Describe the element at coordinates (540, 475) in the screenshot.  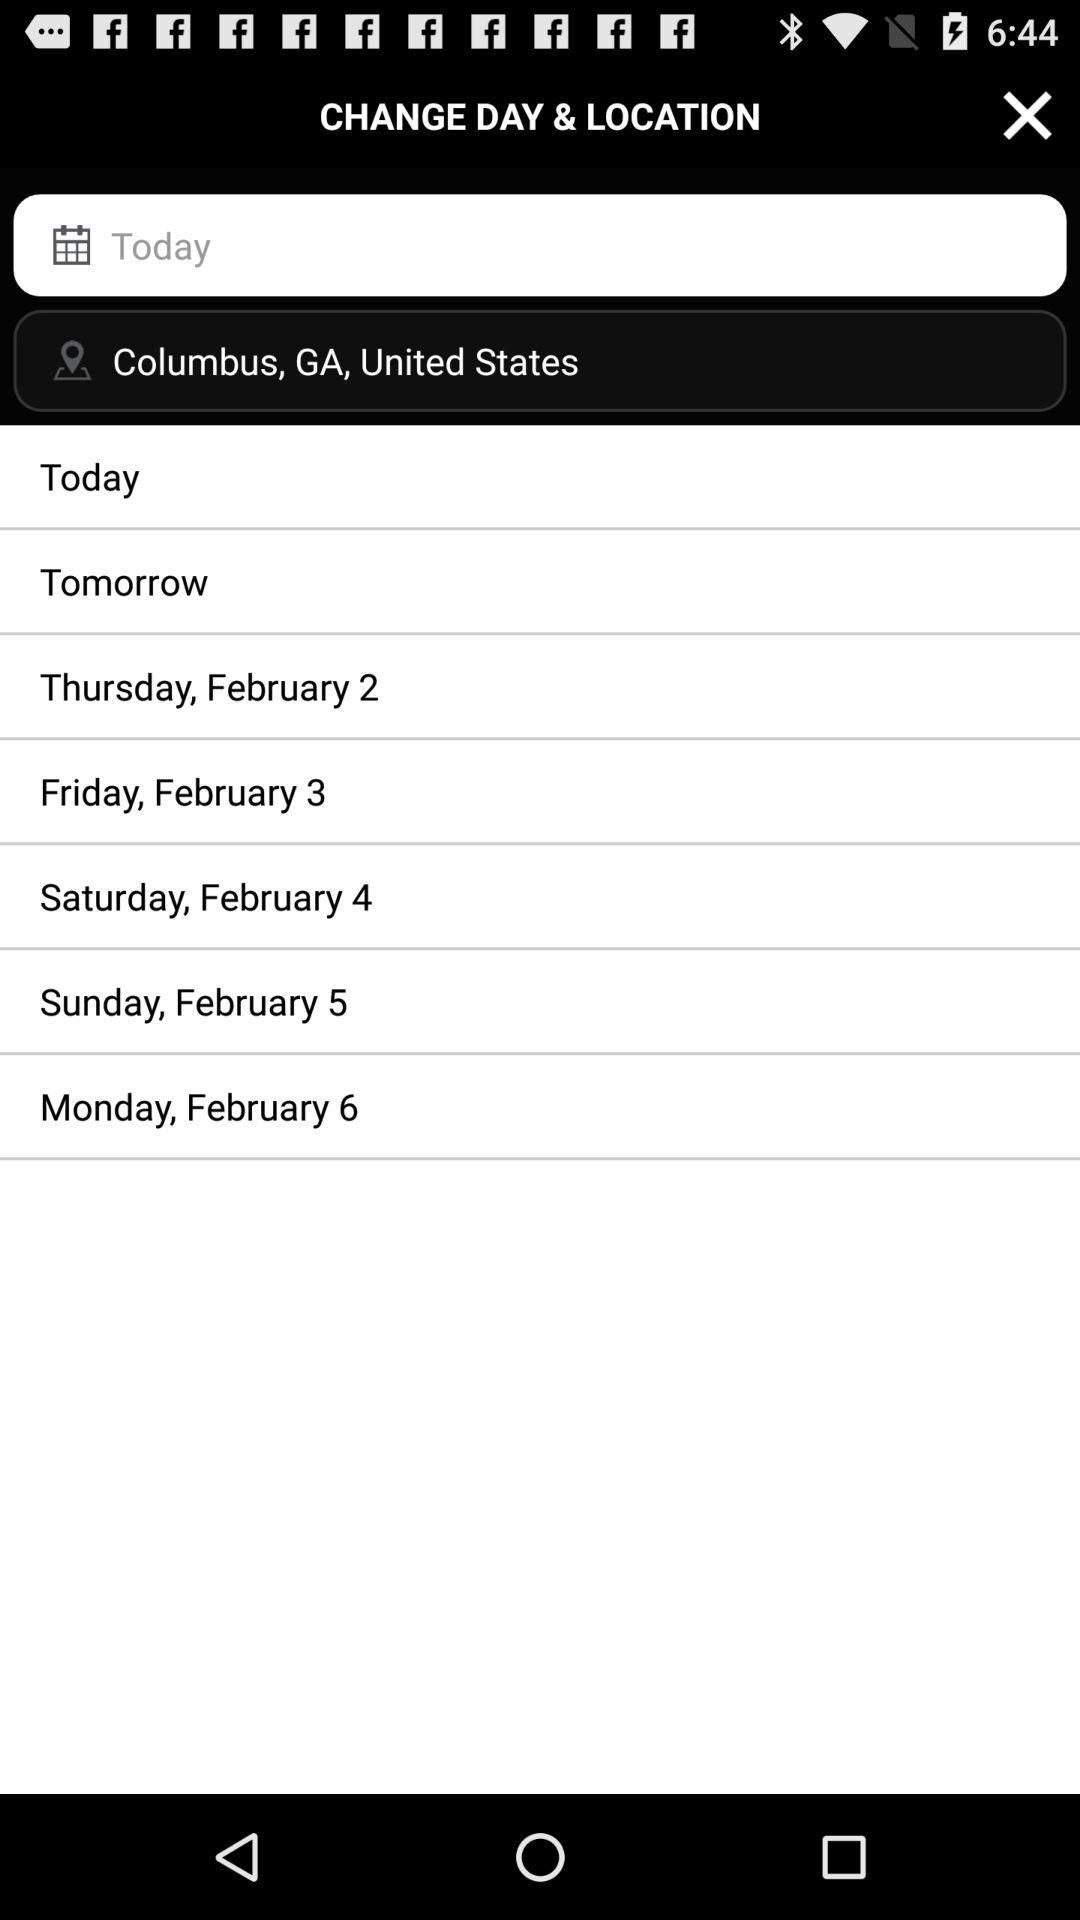
I see `the today item` at that location.